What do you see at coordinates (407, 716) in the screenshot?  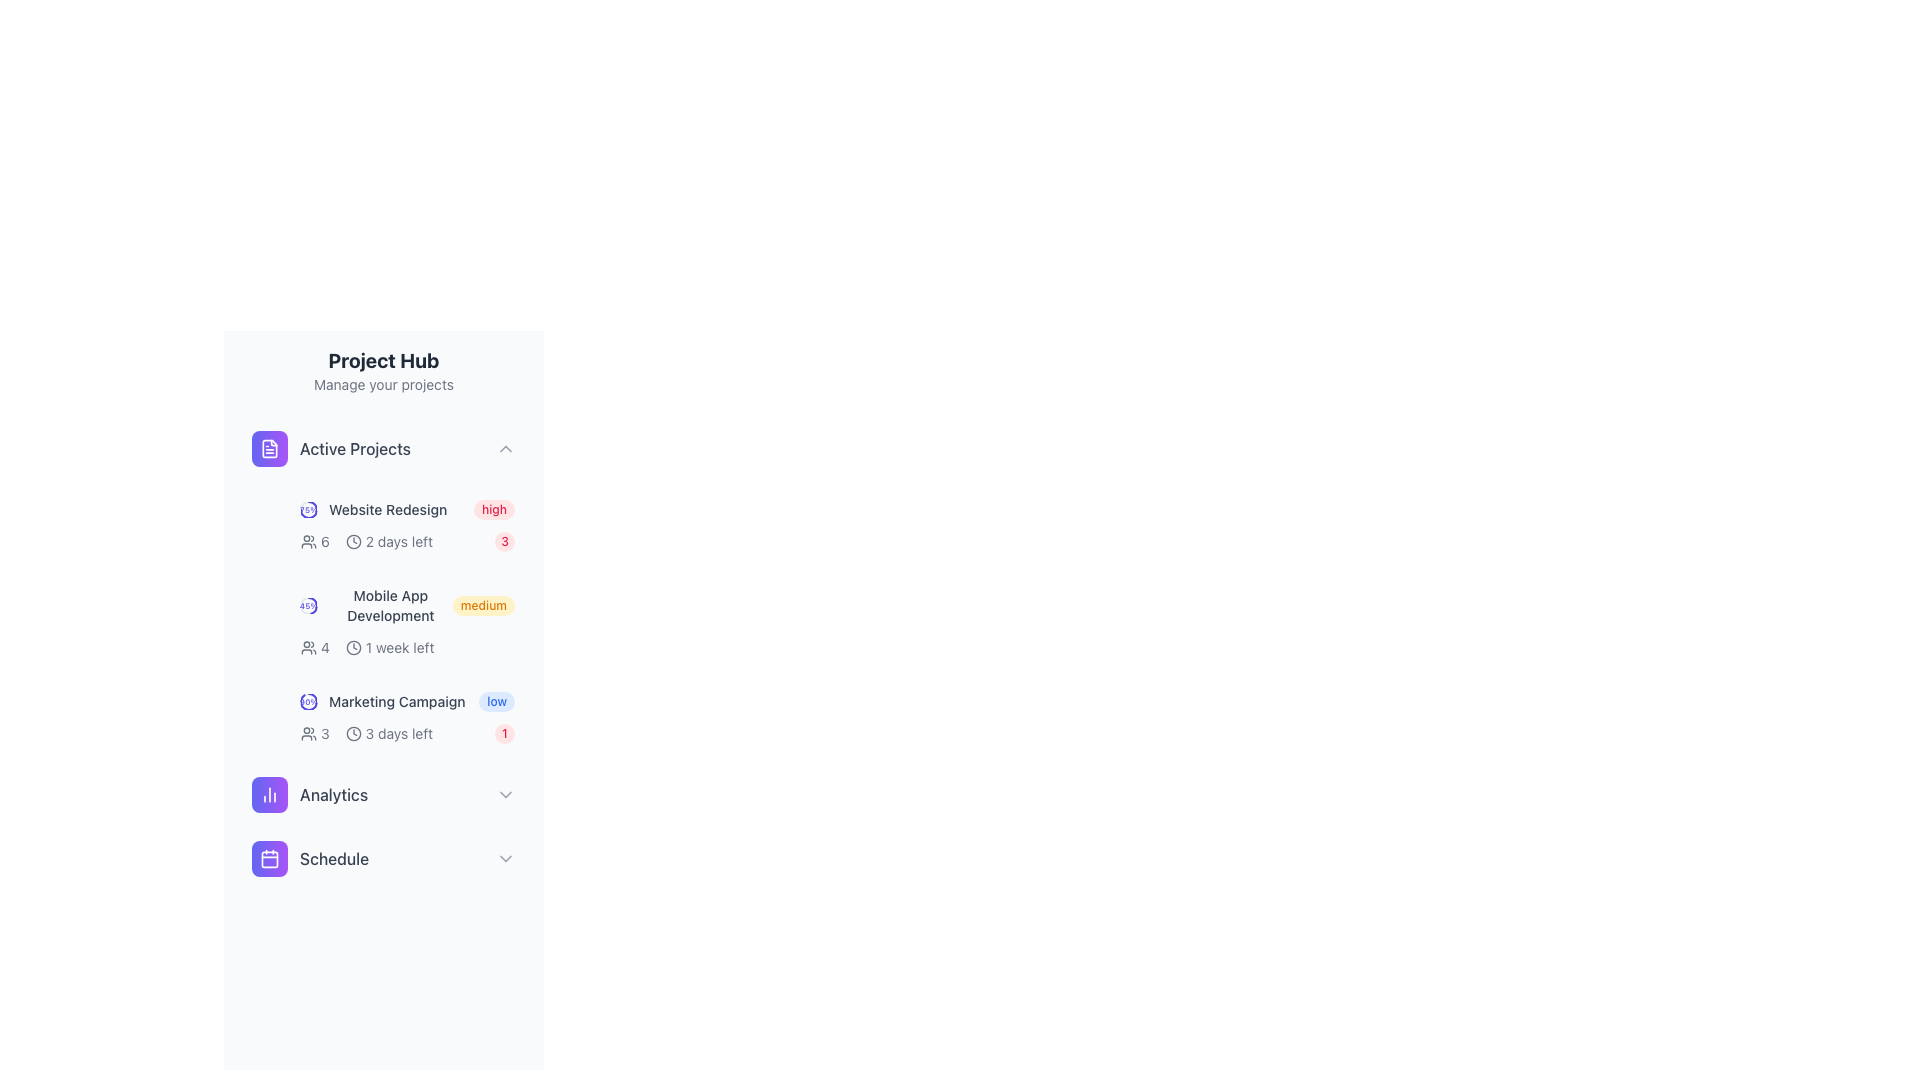 I see `the third project card labeled 'Marketing Campaign'` at bounding box center [407, 716].